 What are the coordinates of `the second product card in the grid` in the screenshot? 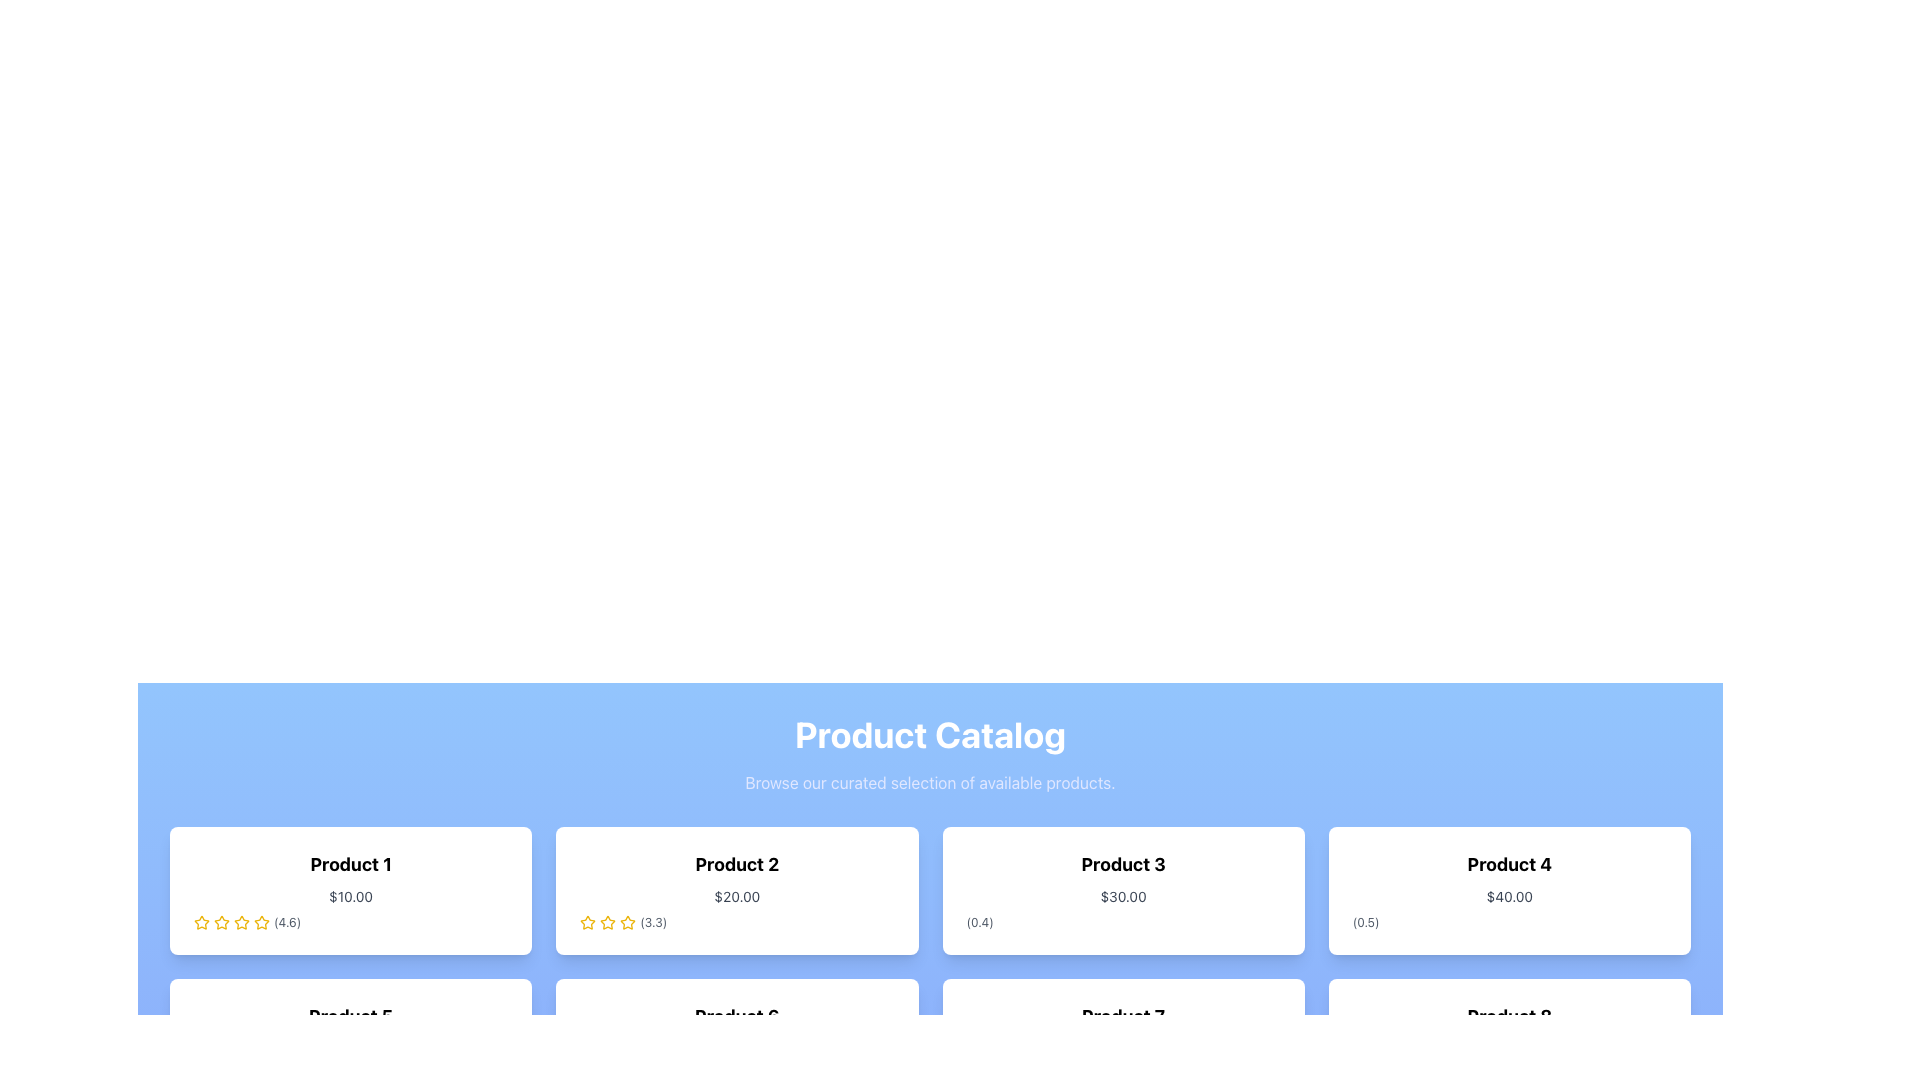 It's located at (736, 890).